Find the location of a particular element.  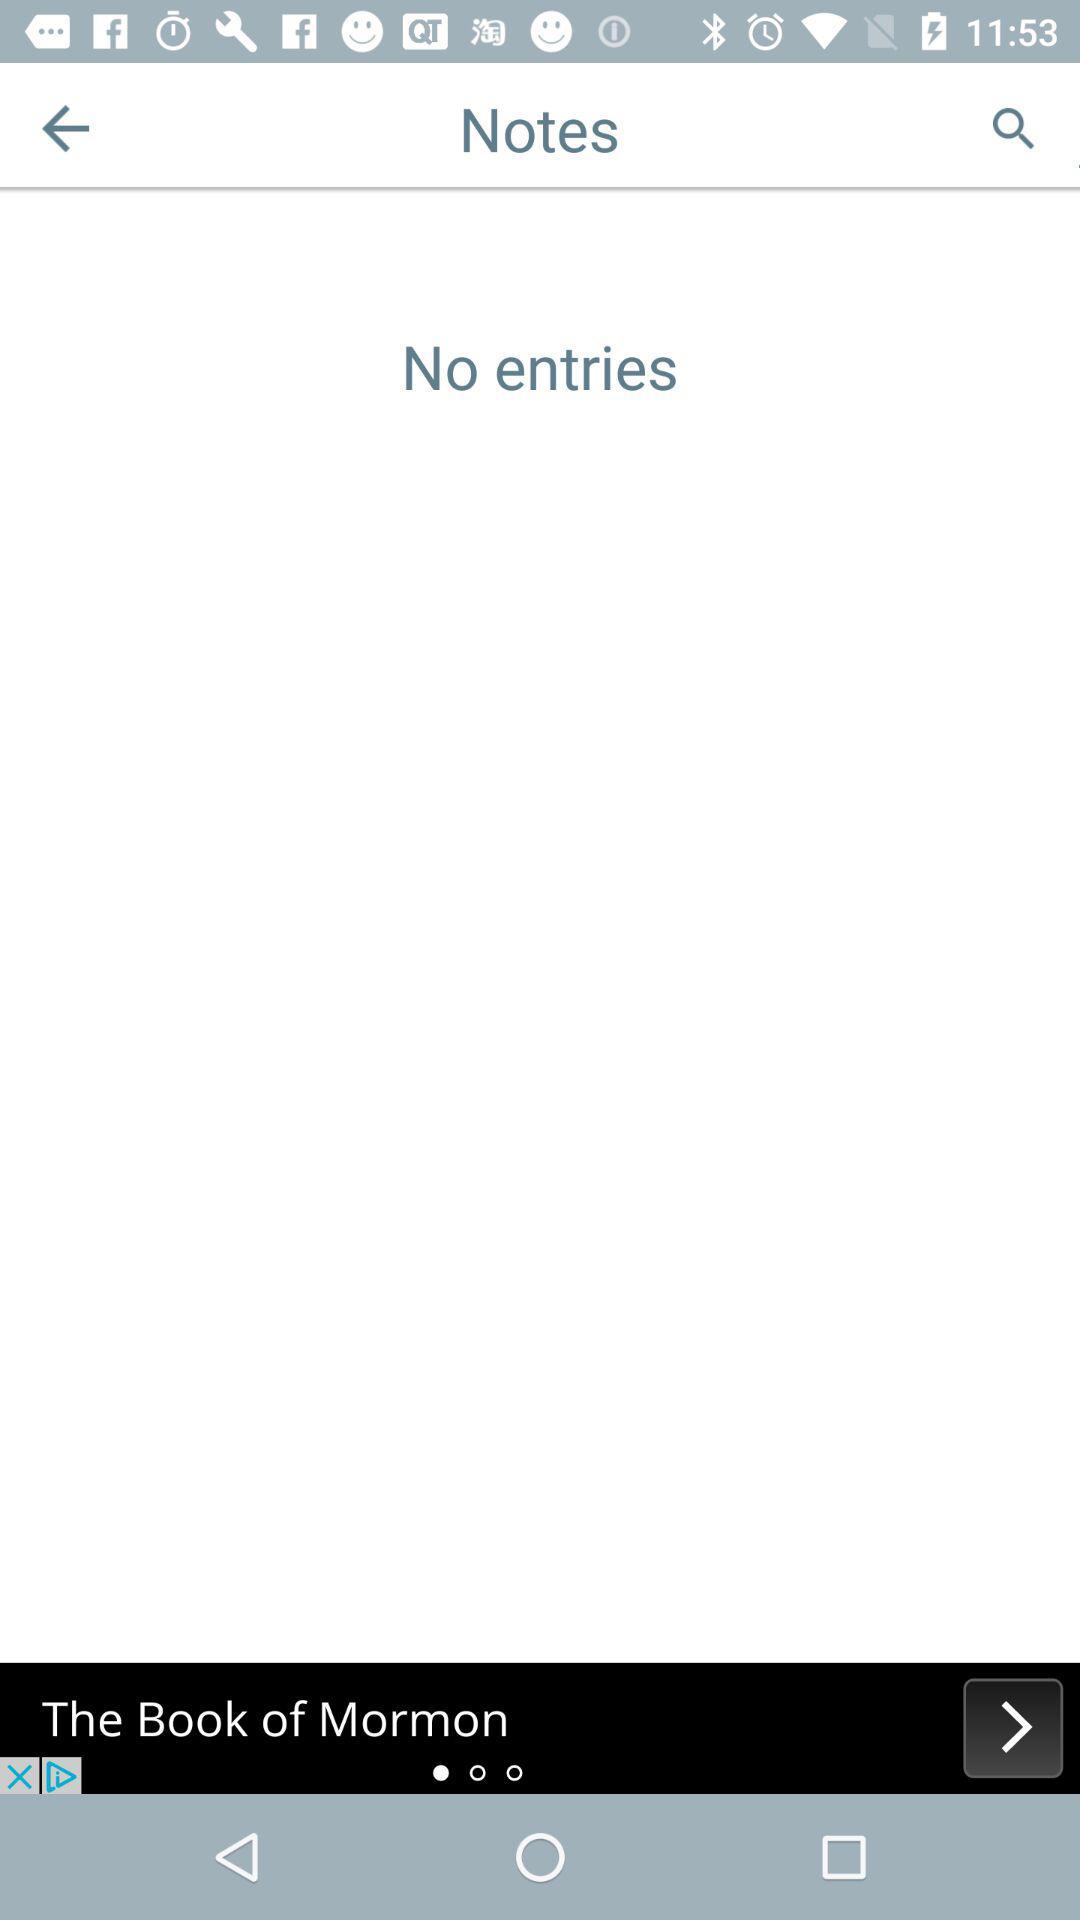

search button is located at coordinates (1013, 127).